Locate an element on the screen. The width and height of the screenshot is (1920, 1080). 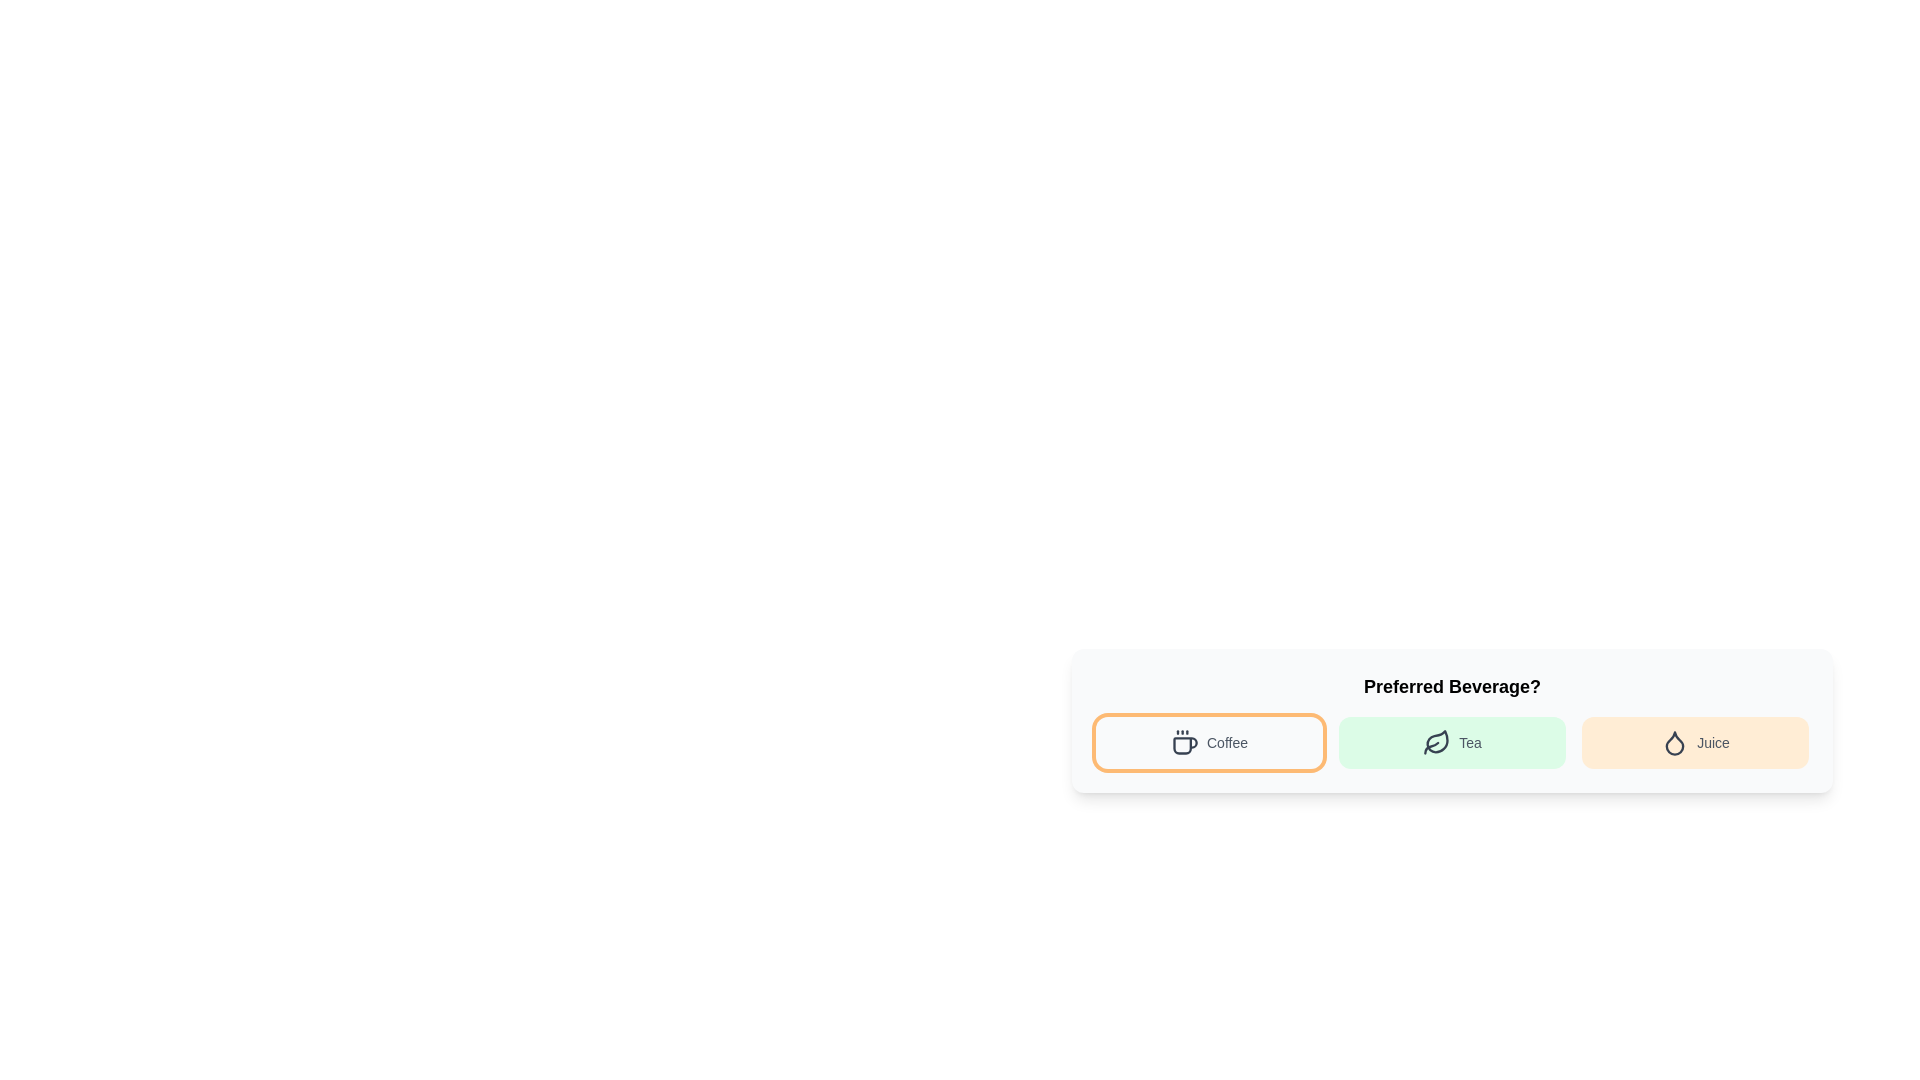
the juice icon located to the left of the text 'Juice' within the 'Preferred Beverage?' options is located at coordinates (1675, 743).